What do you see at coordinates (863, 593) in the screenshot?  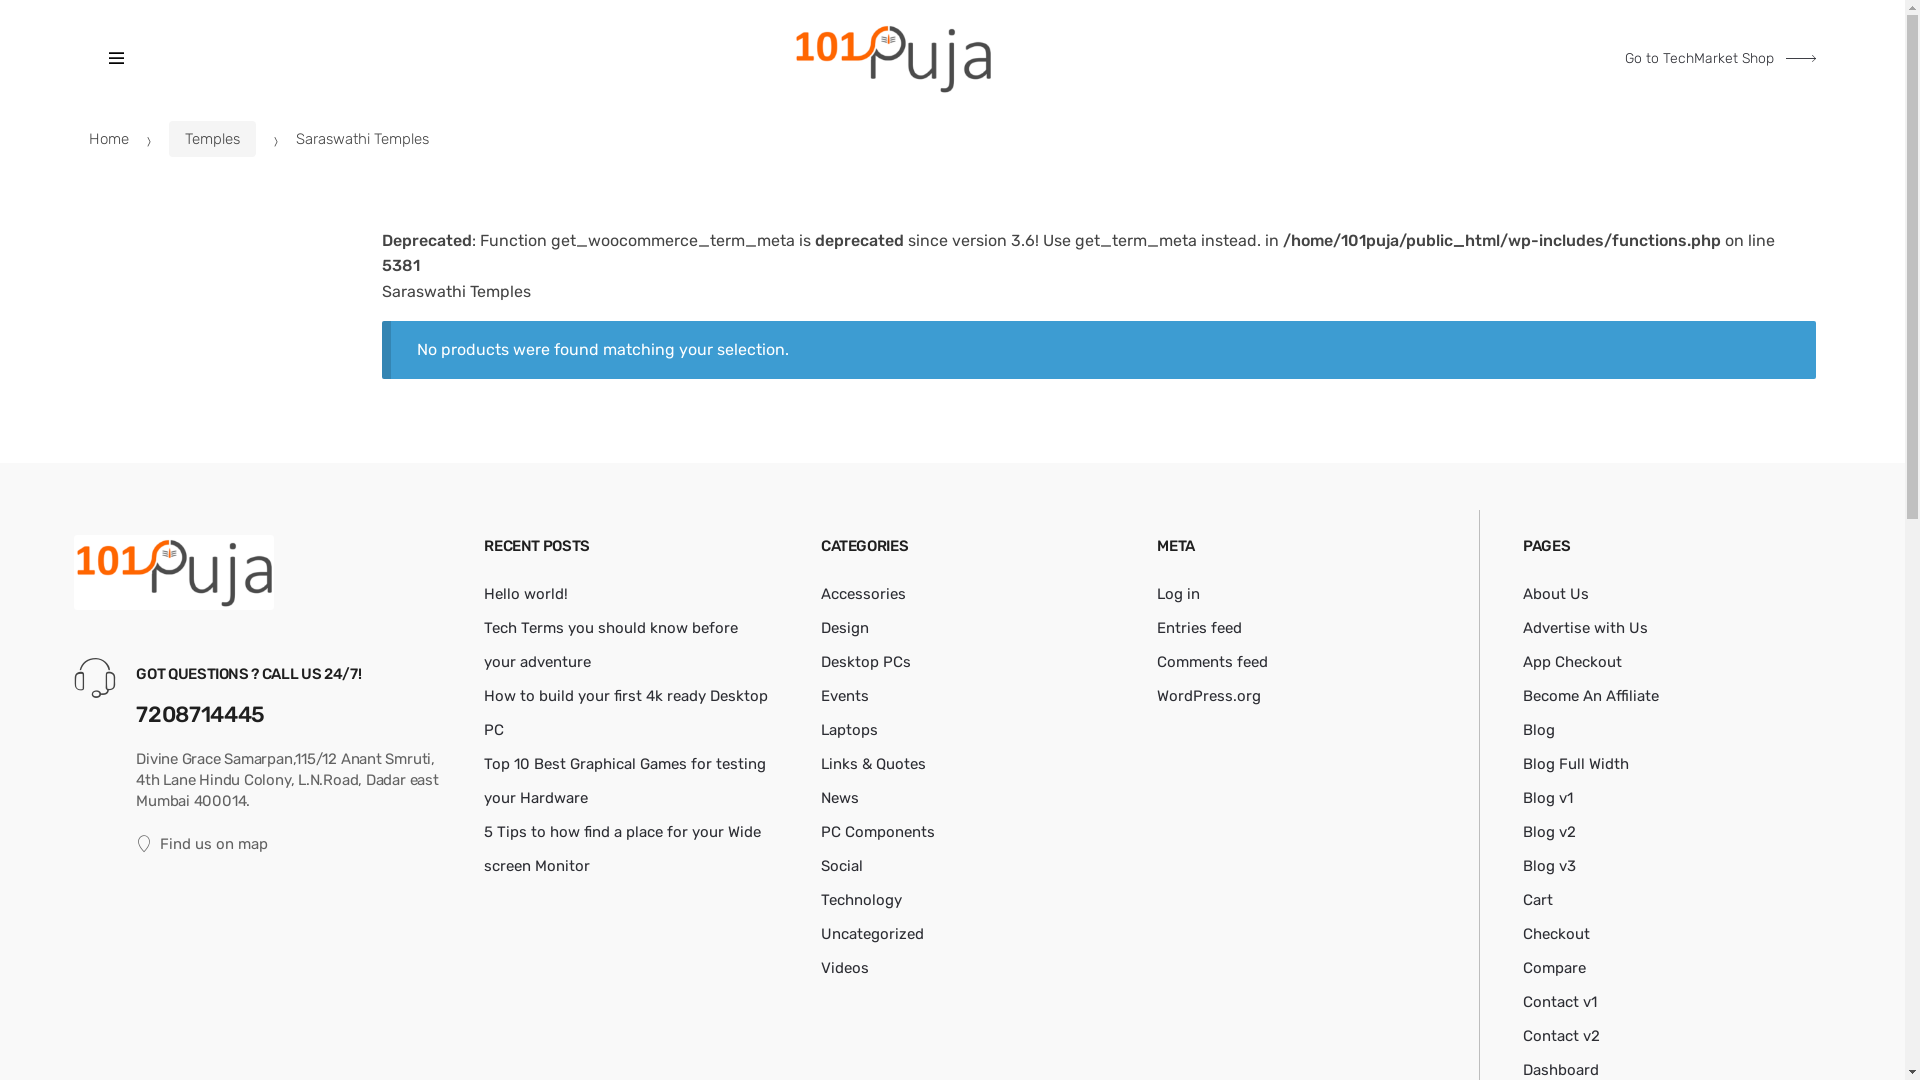 I see `'Accessories'` at bounding box center [863, 593].